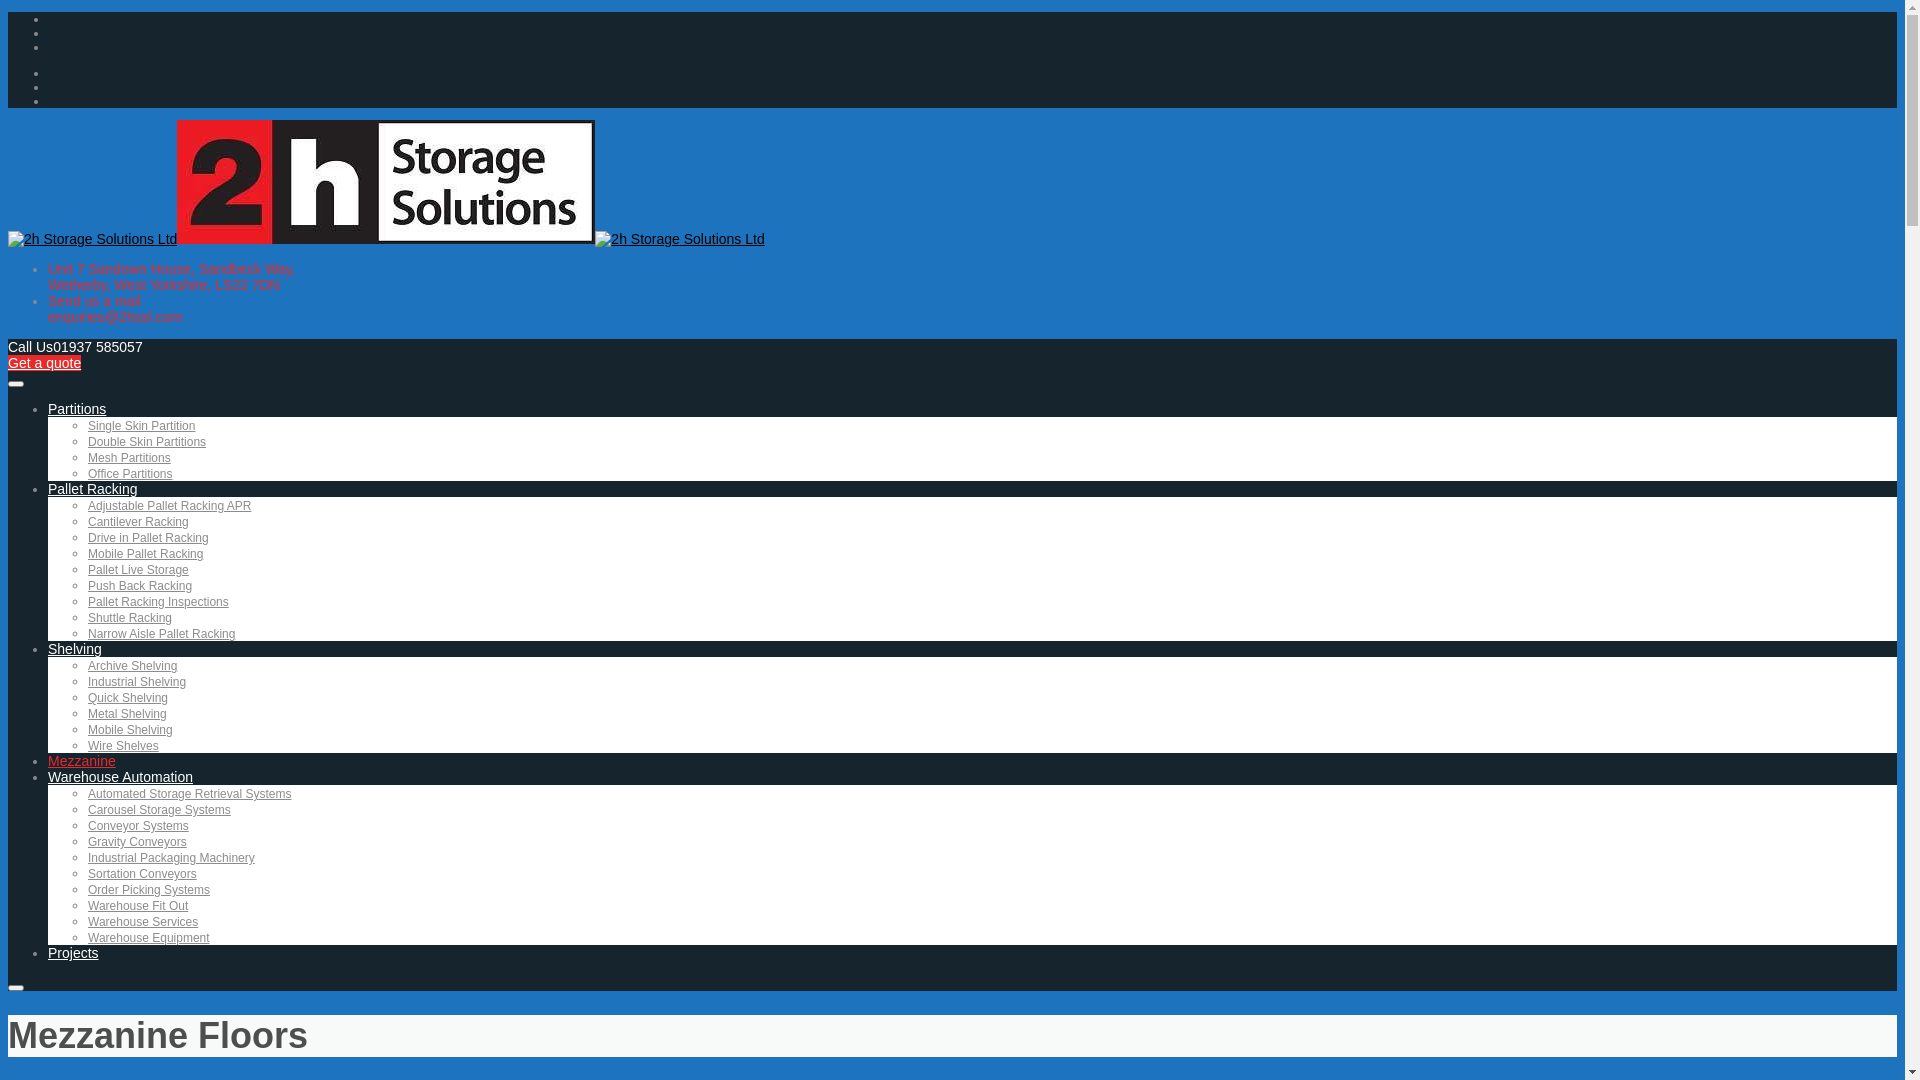  What do you see at coordinates (86, 906) in the screenshot?
I see `'Warehouse Fit Out'` at bounding box center [86, 906].